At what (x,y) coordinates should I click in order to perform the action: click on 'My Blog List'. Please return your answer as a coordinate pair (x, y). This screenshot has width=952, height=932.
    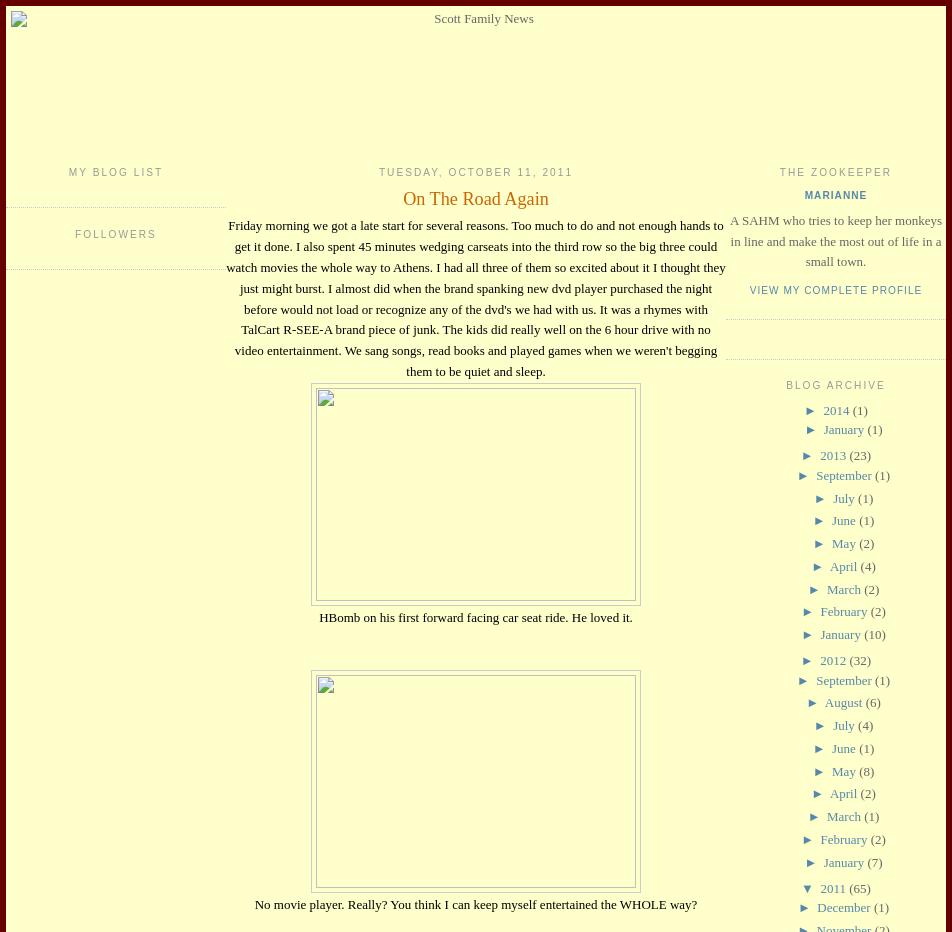
    Looking at the image, I should click on (67, 171).